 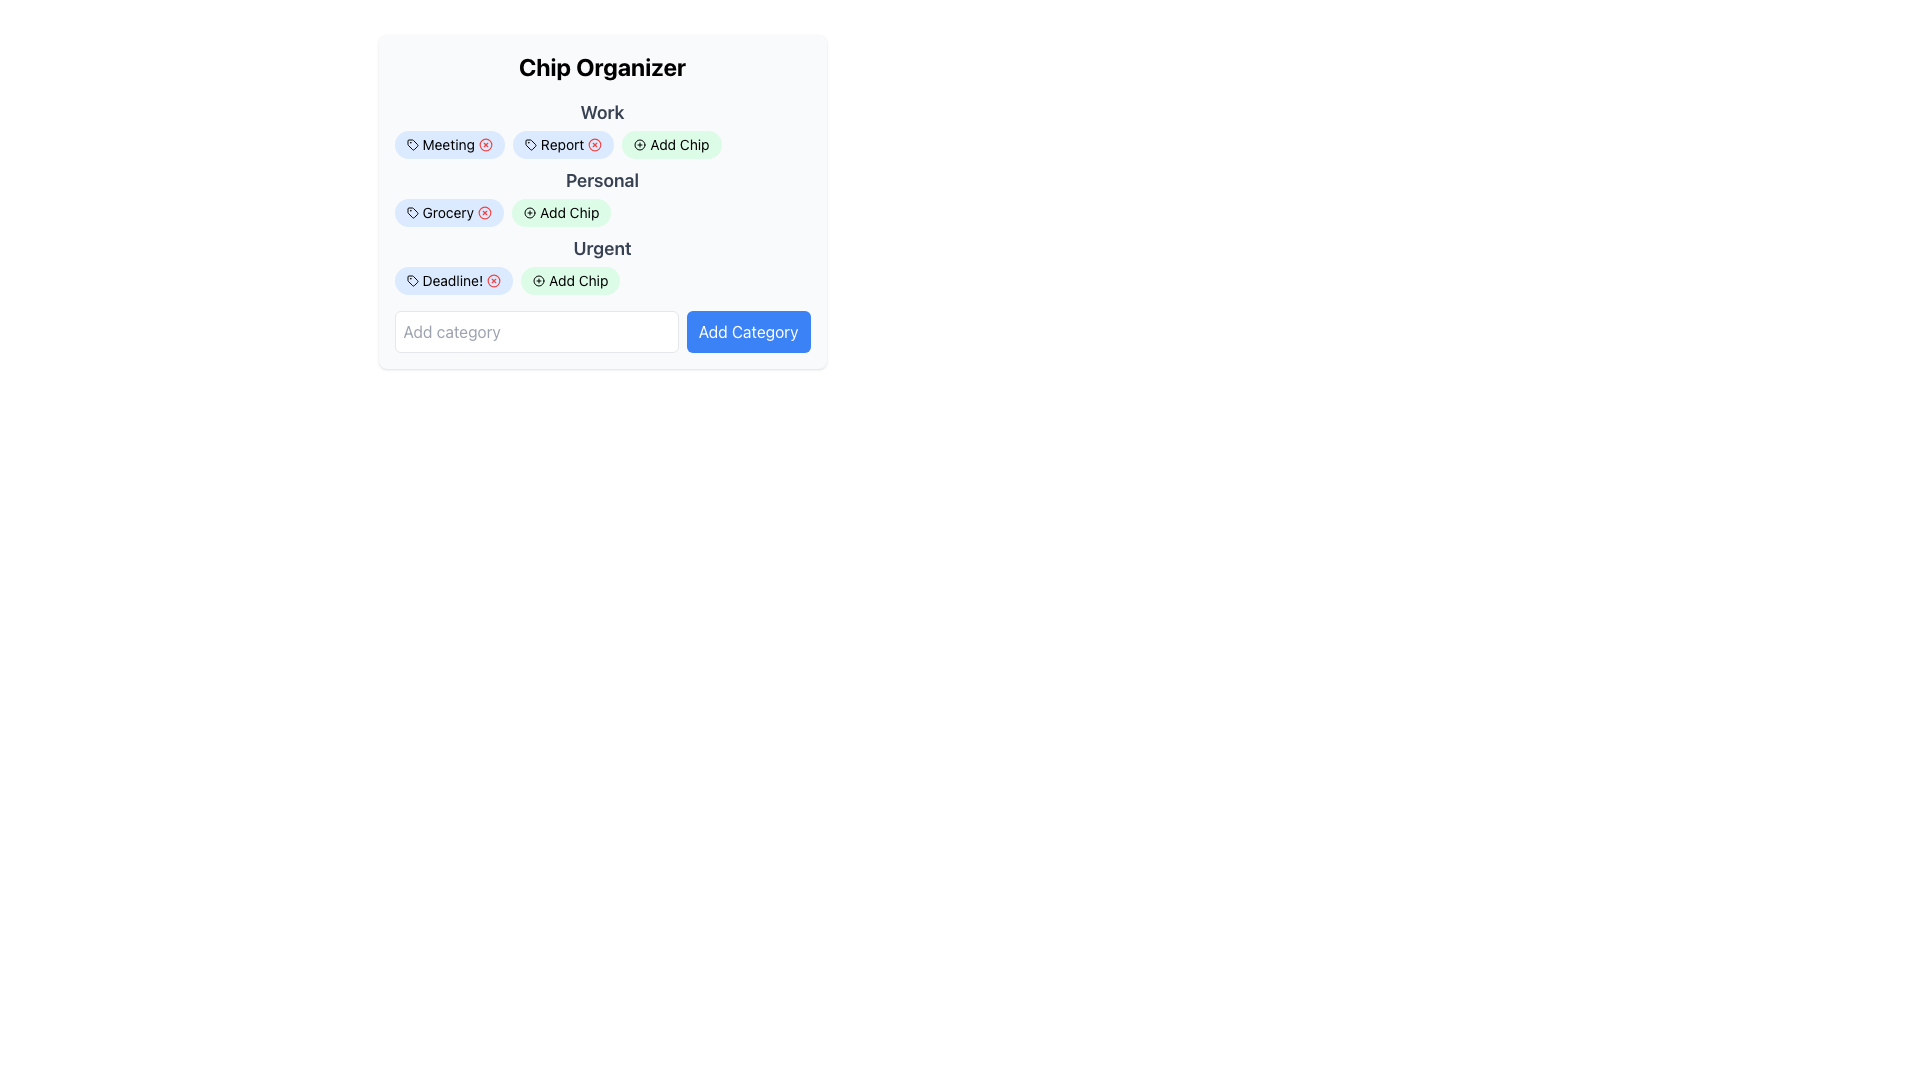 I want to click on the red cross icon on the 'Report' chip tag, so click(x=562, y=144).